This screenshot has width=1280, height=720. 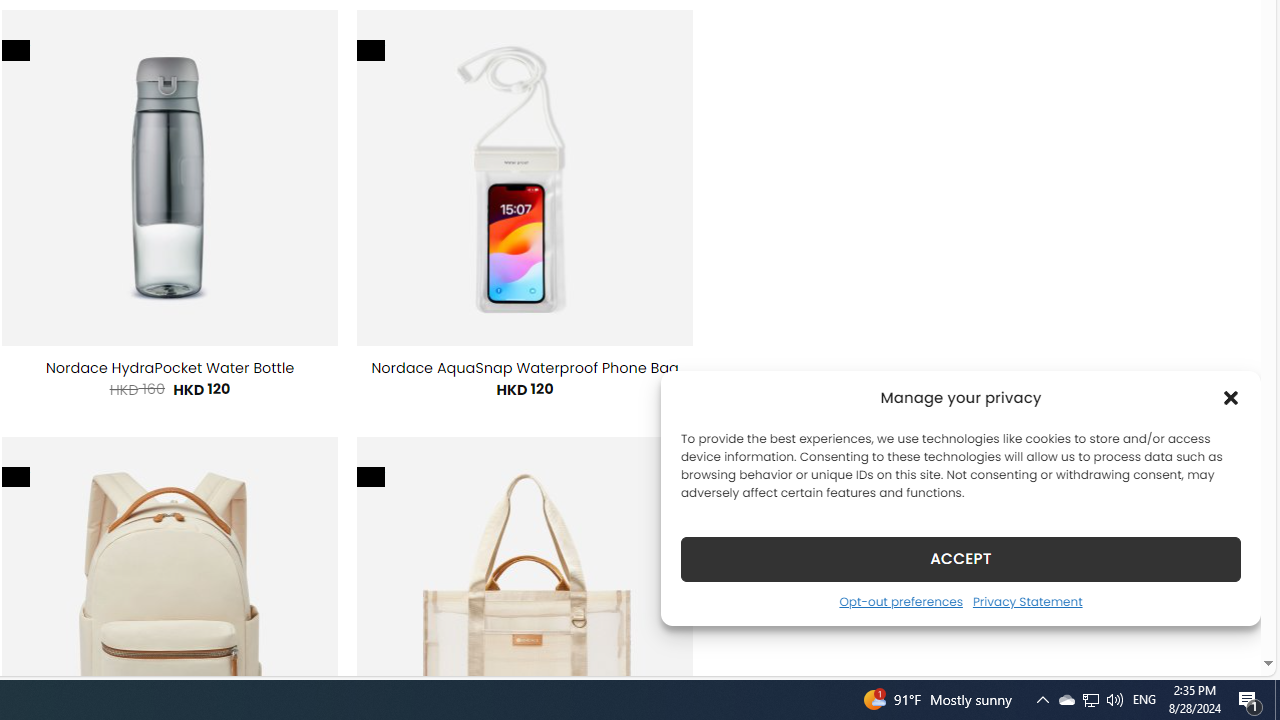 I want to click on 'Opt-out preferences', so click(x=899, y=600).